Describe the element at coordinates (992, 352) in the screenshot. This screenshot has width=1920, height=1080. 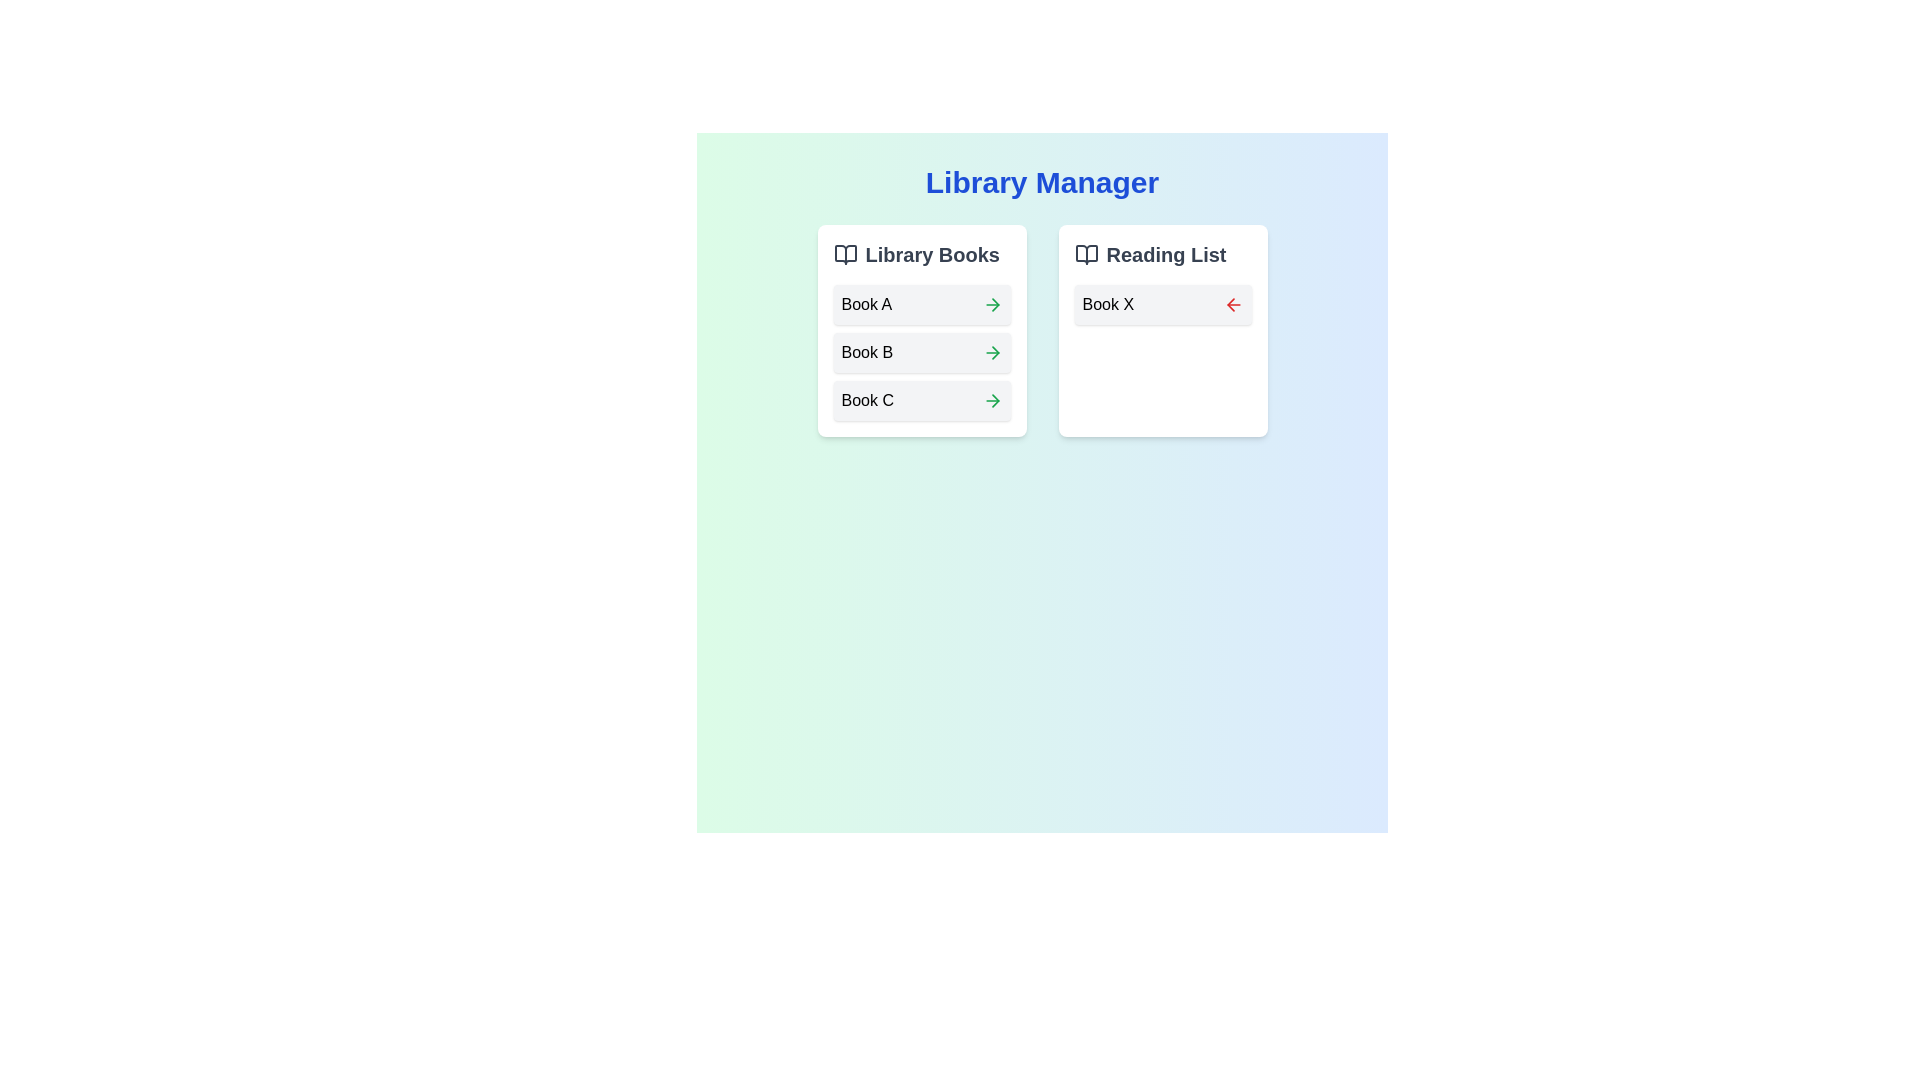
I see `the green right-facing arrow icon adjacent to the text 'Book B' in the 'Library Books' section to initiate an action` at that location.